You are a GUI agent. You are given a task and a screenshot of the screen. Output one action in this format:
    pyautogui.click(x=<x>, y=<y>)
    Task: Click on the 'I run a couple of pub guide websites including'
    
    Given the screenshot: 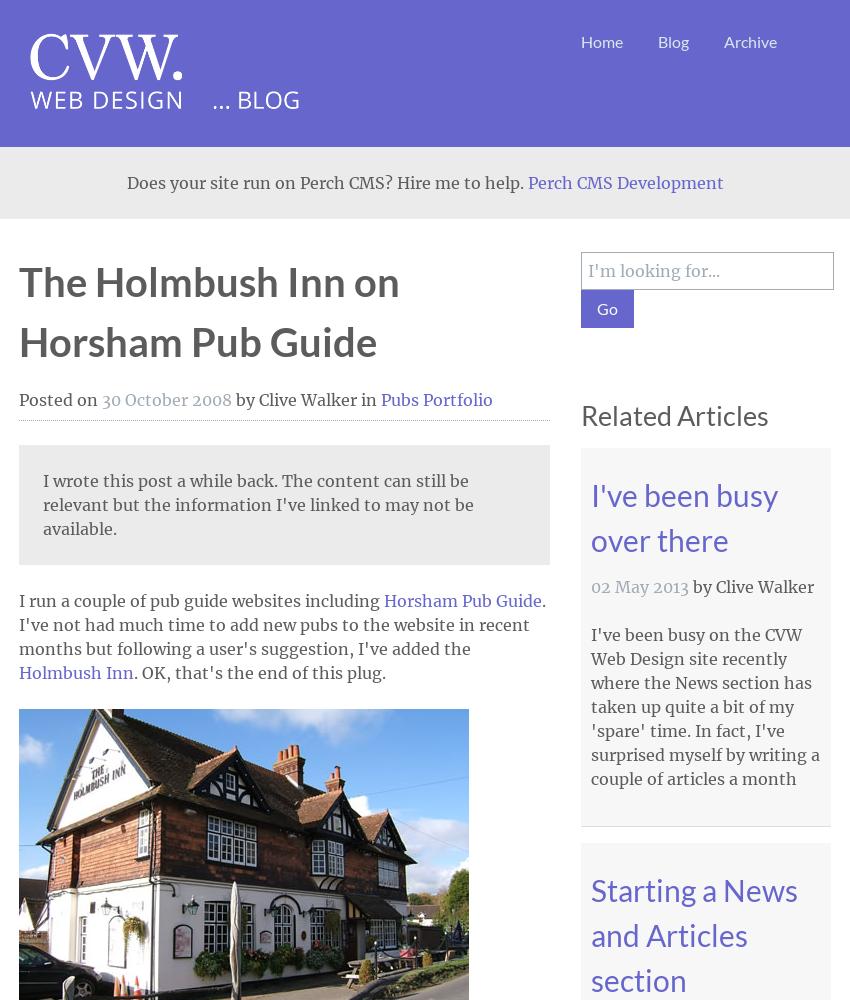 What is the action you would take?
    pyautogui.click(x=200, y=600)
    